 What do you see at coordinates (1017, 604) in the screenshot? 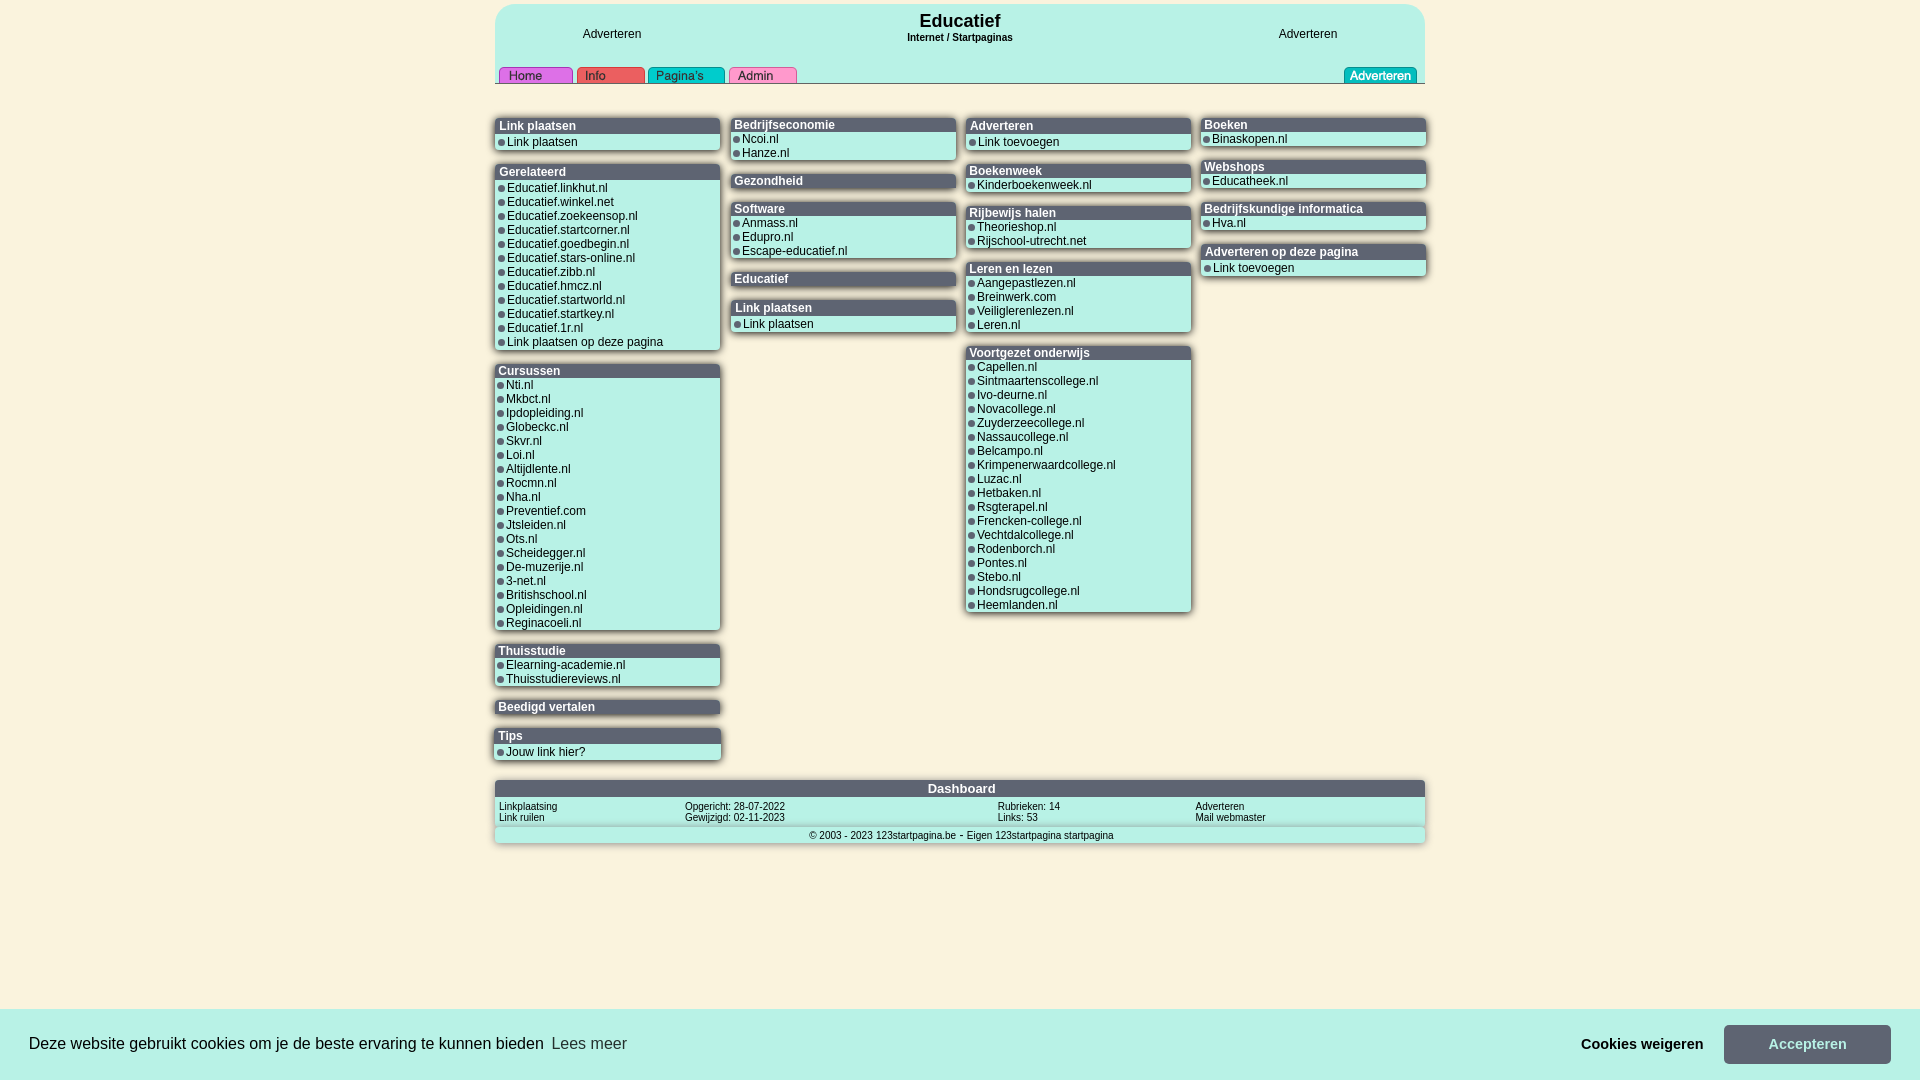
I see `'Heemlanden.nl'` at bounding box center [1017, 604].